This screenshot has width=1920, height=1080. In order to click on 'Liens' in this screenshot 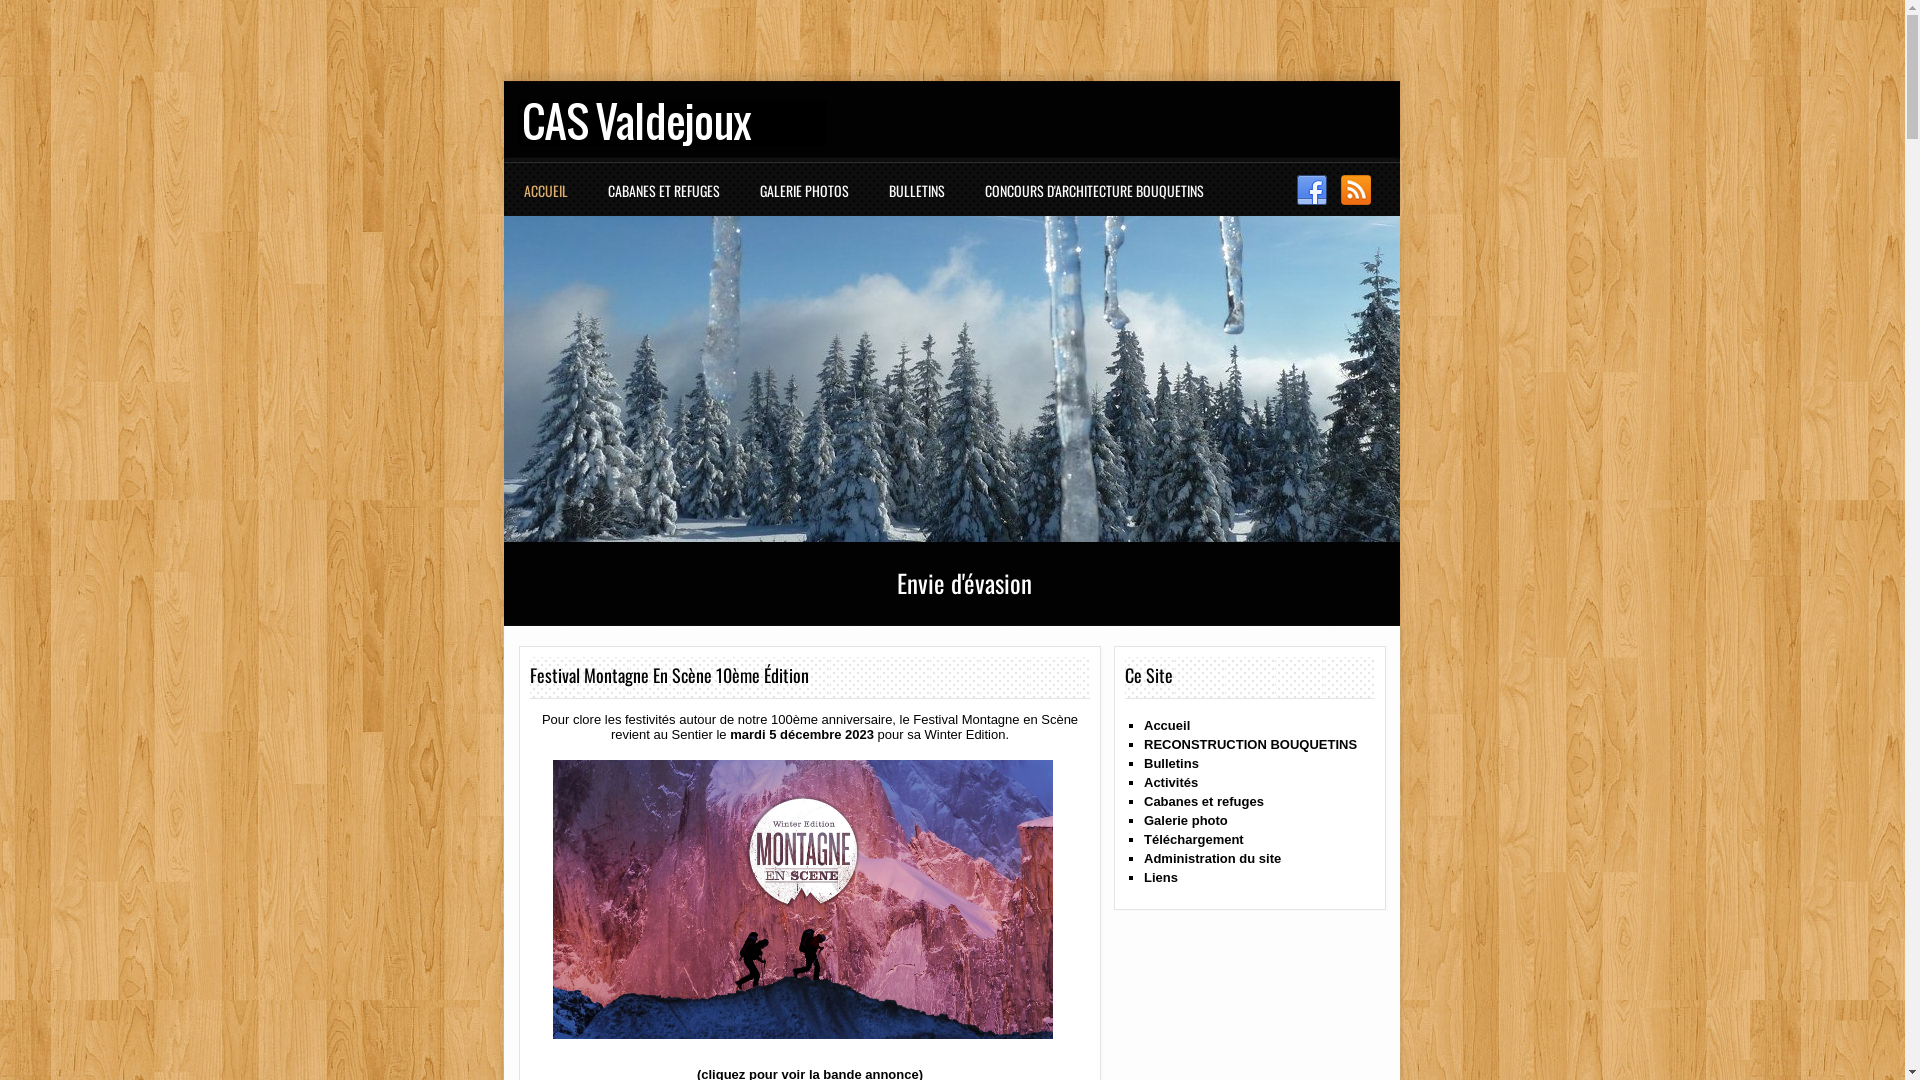, I will do `click(1161, 876)`.